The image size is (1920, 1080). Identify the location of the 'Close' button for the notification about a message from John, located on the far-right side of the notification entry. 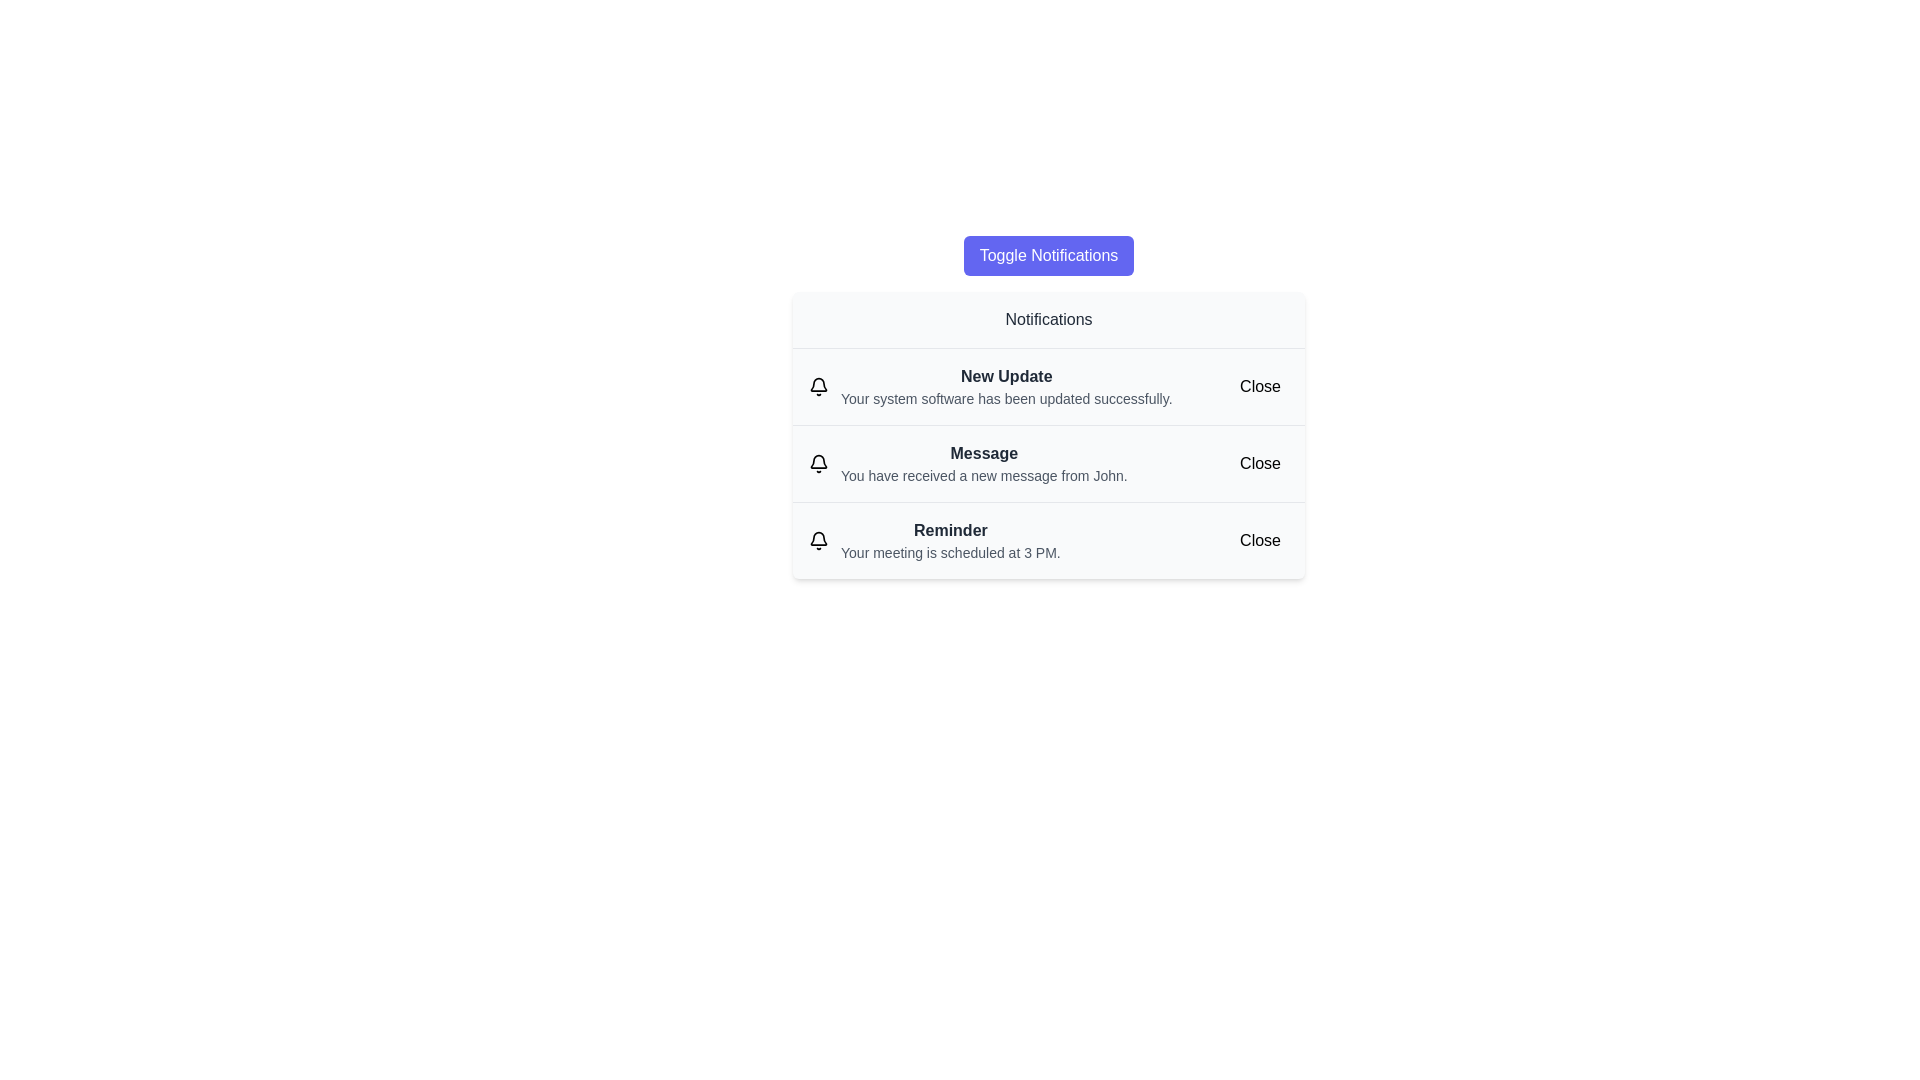
(1259, 463).